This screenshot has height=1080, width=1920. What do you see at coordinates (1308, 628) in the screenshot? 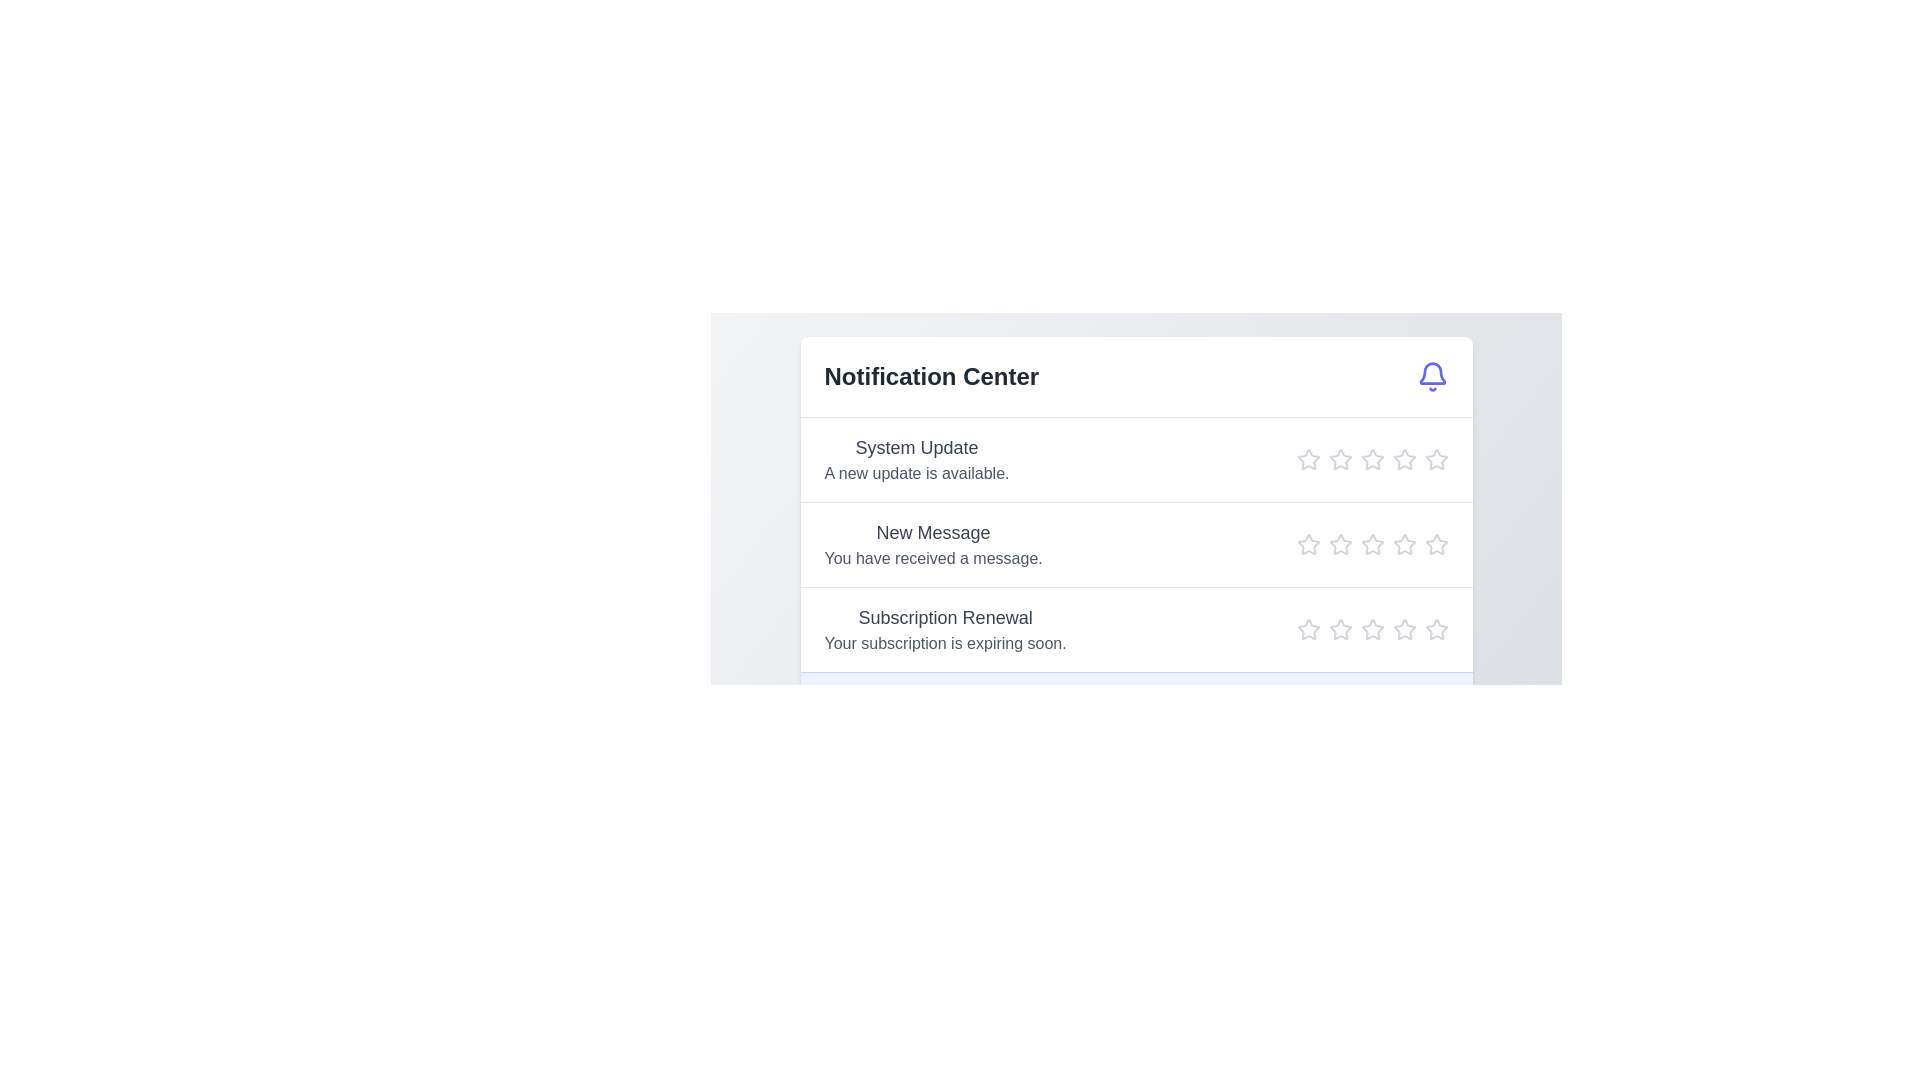
I see `the star icon to set the rating to 1 for the notification titled 'Subscription Renewal'` at bounding box center [1308, 628].